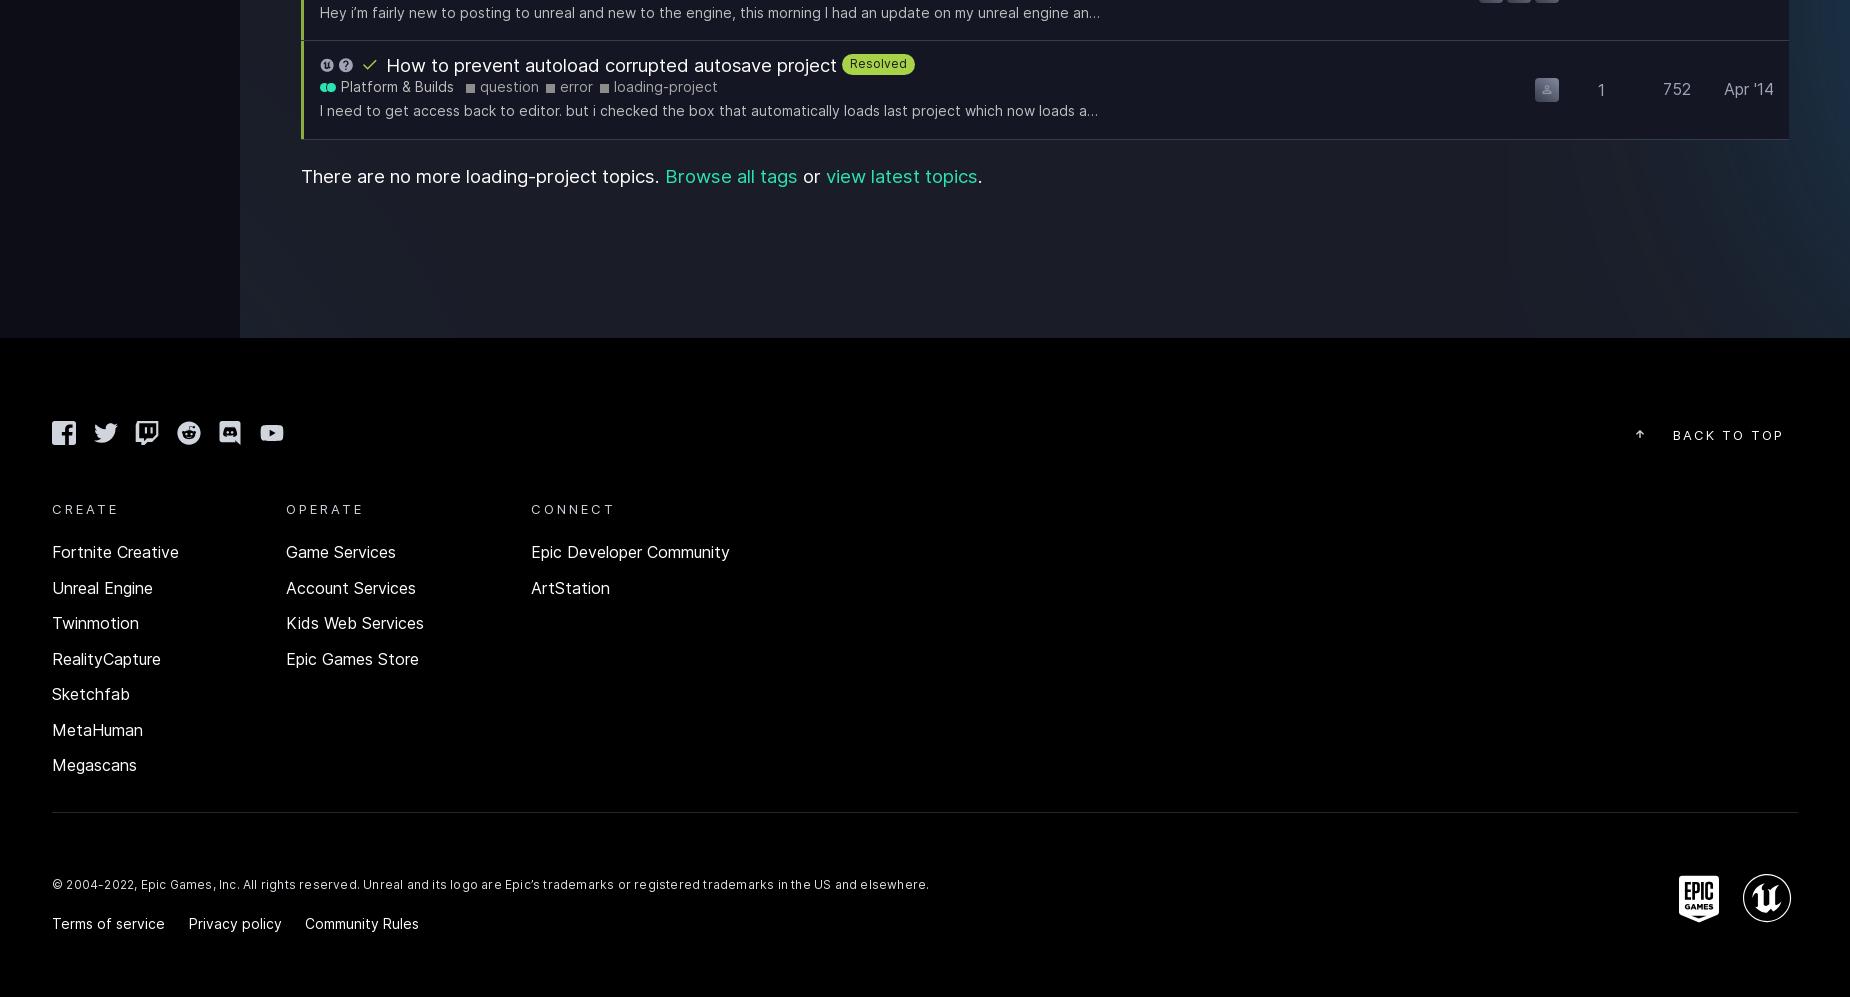 This screenshot has width=1850, height=997. I want to click on 'view latest topics', so click(824, 174).